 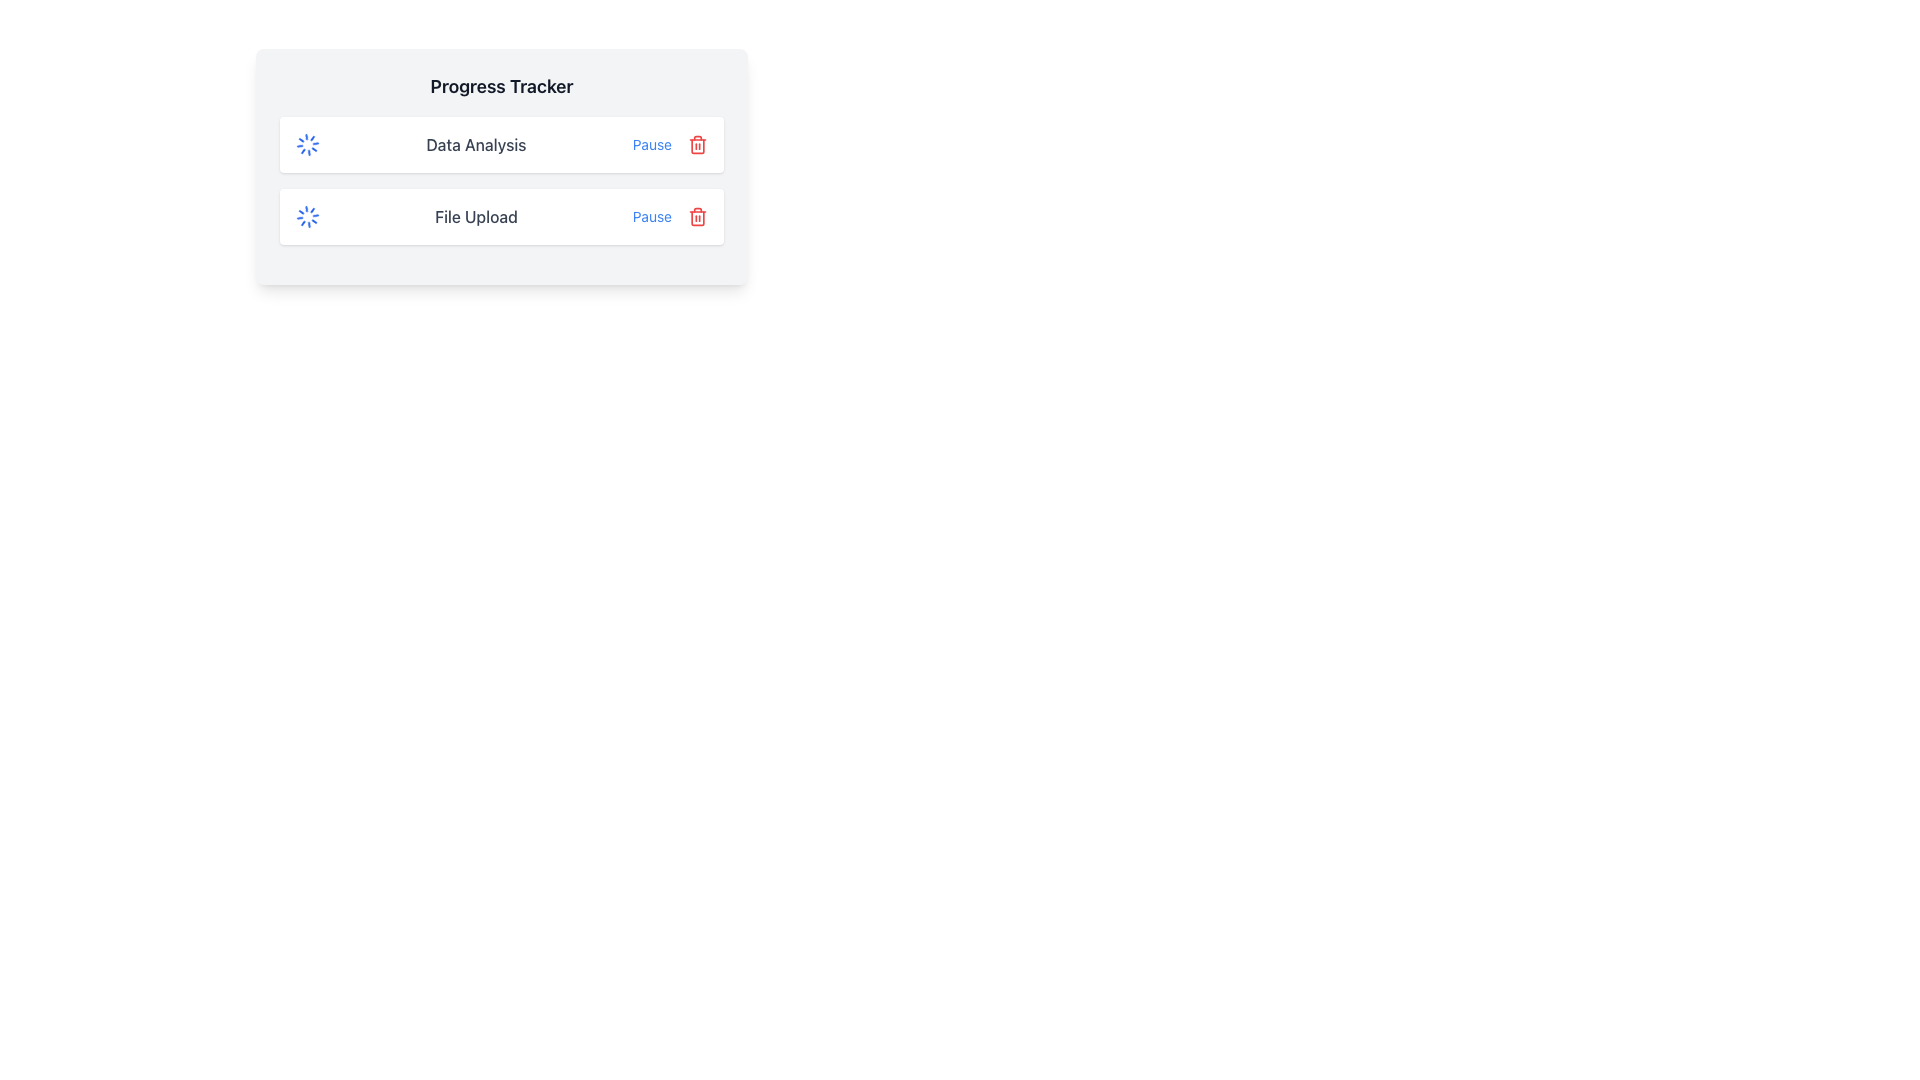 I want to click on the blue, underlined text label reading 'Pause', so click(x=652, y=216).